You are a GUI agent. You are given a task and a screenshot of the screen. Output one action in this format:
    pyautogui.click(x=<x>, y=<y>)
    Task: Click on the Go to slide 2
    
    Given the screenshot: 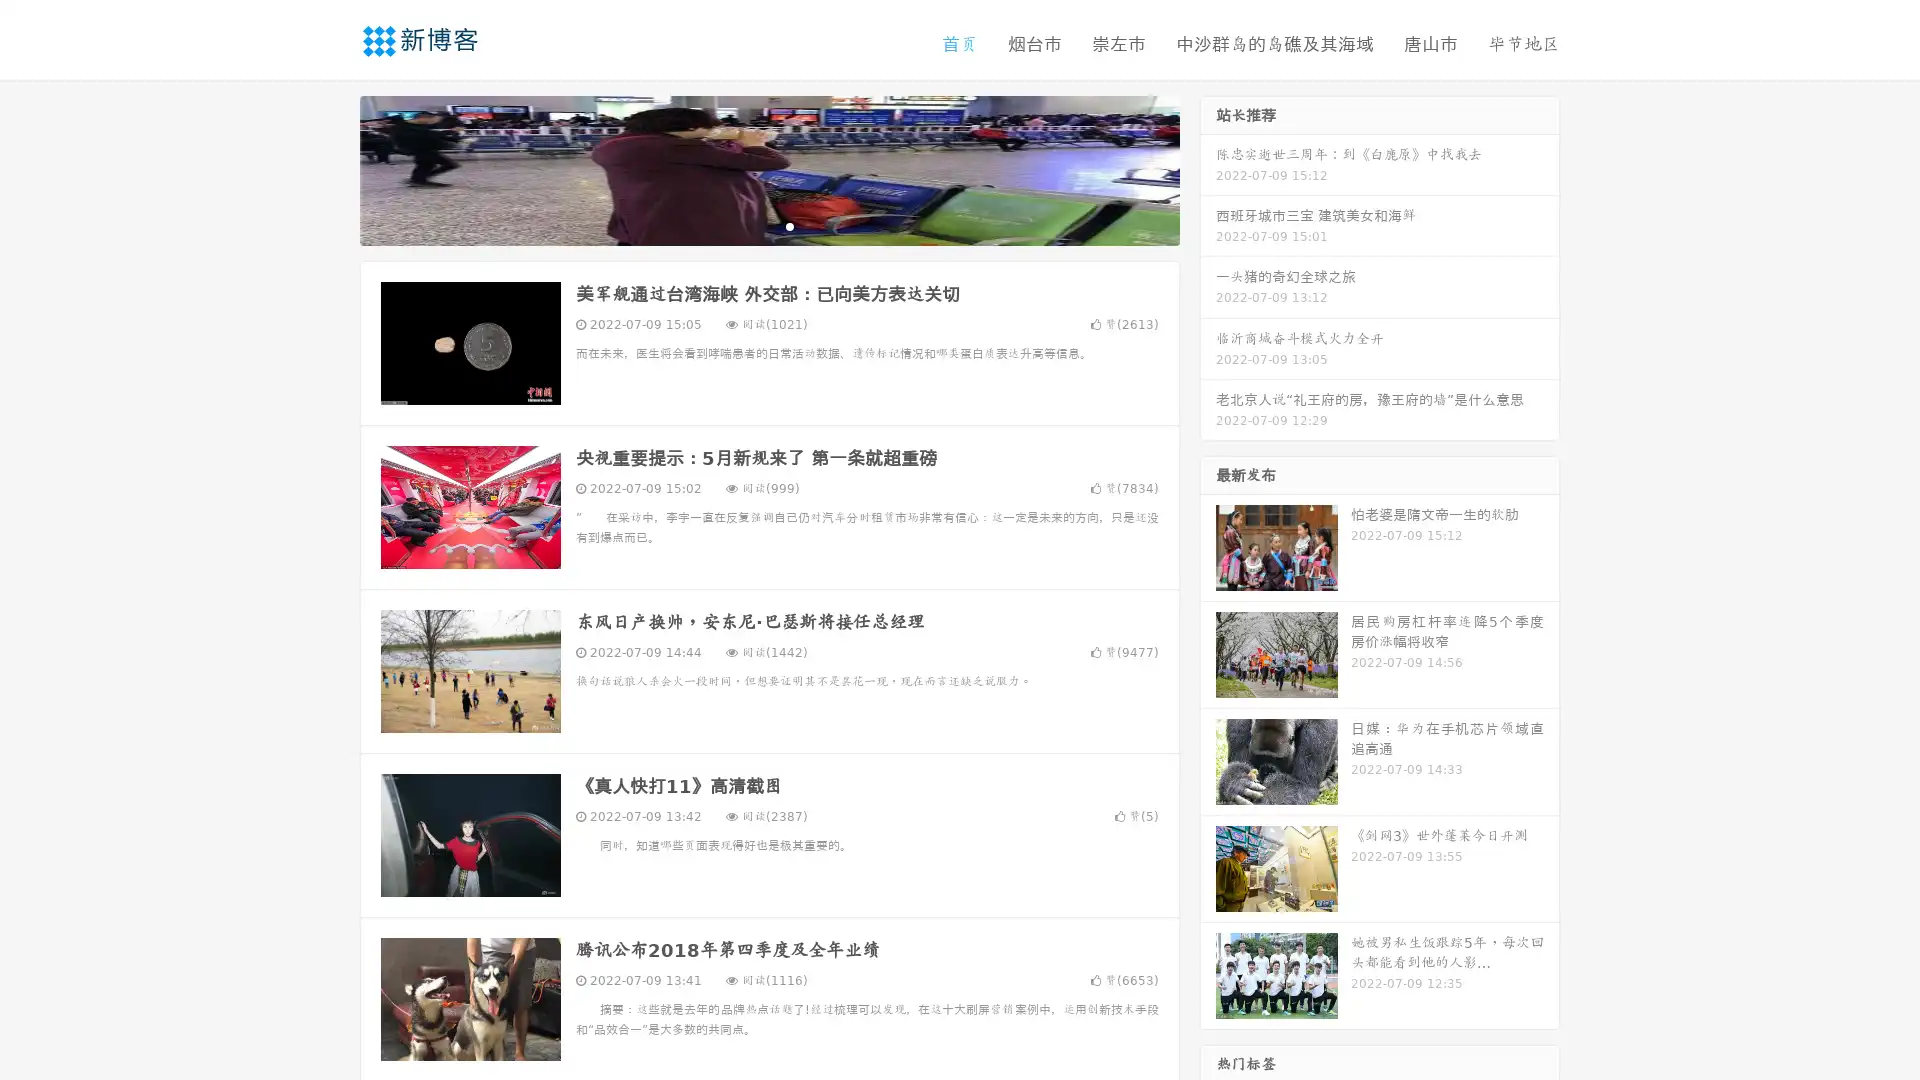 What is the action you would take?
    pyautogui.click(x=768, y=225)
    